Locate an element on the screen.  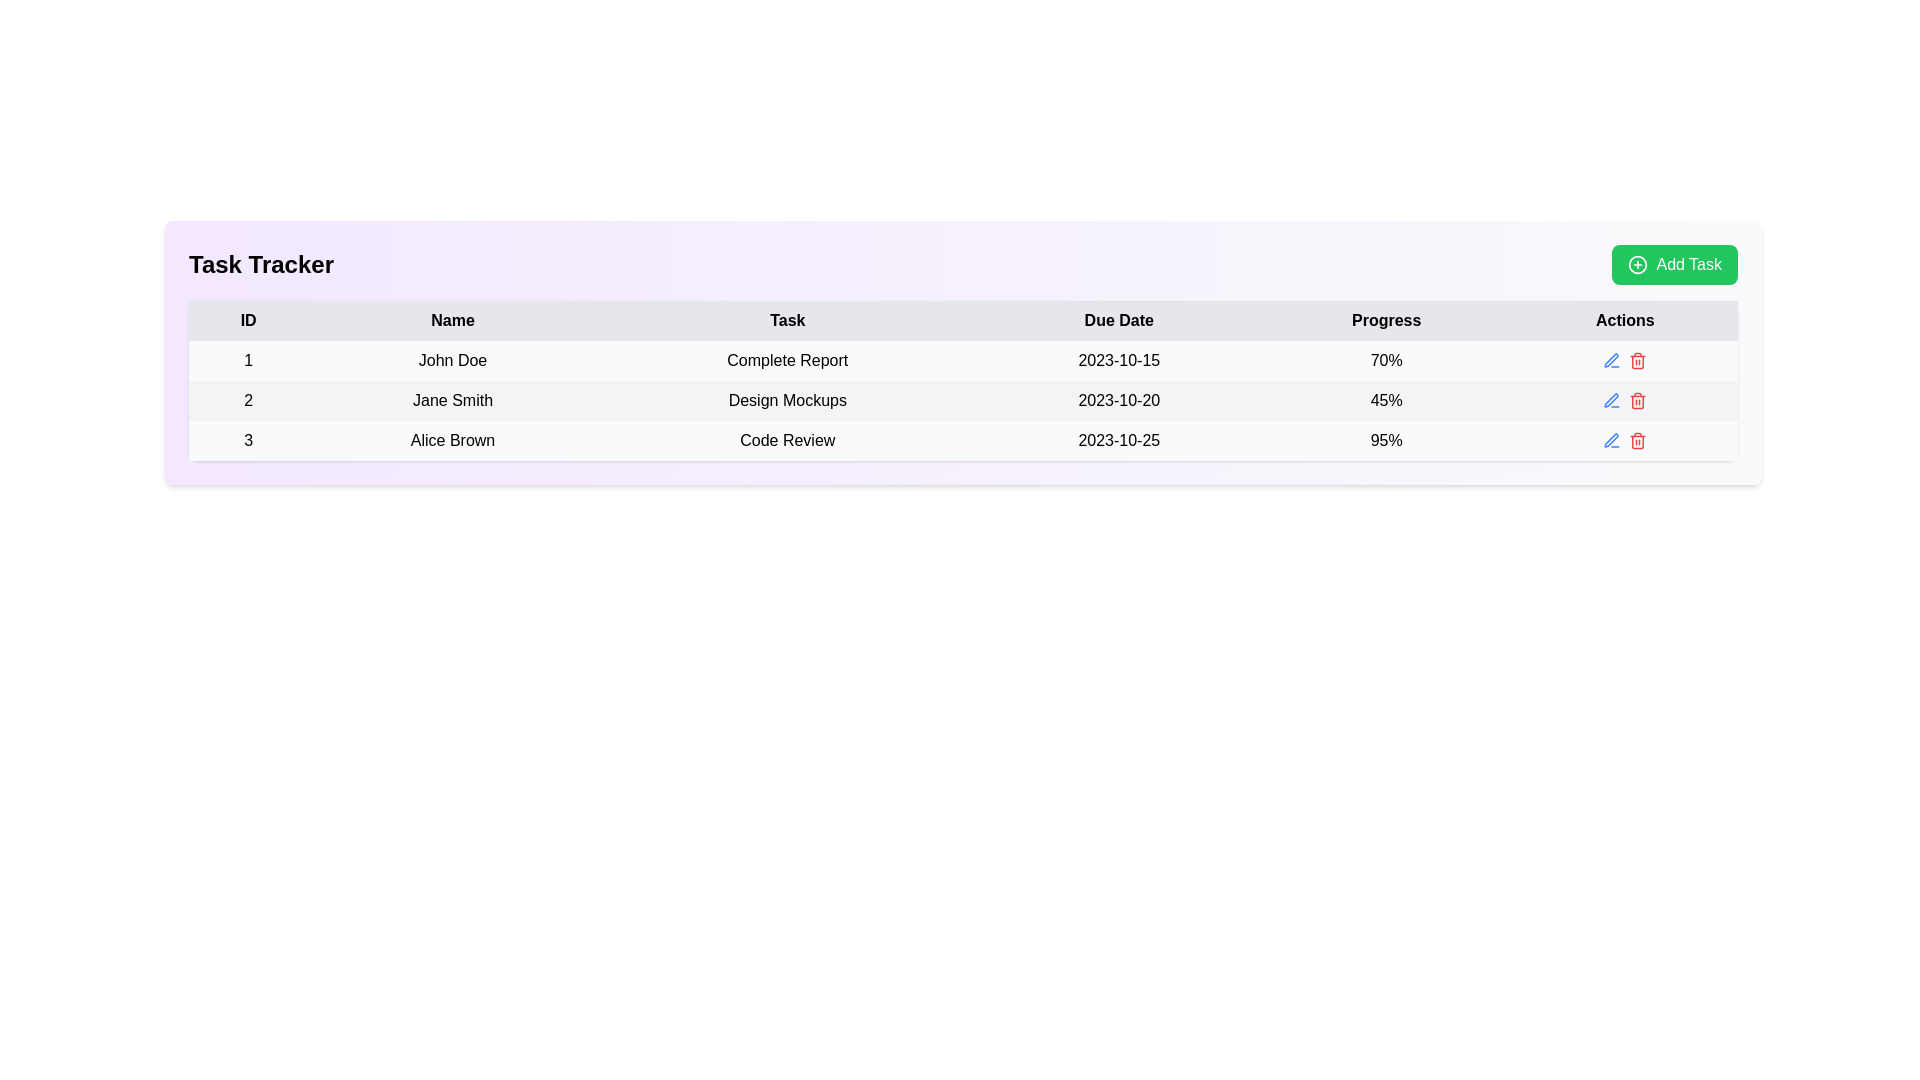
the delete icon button located is located at coordinates (1638, 361).